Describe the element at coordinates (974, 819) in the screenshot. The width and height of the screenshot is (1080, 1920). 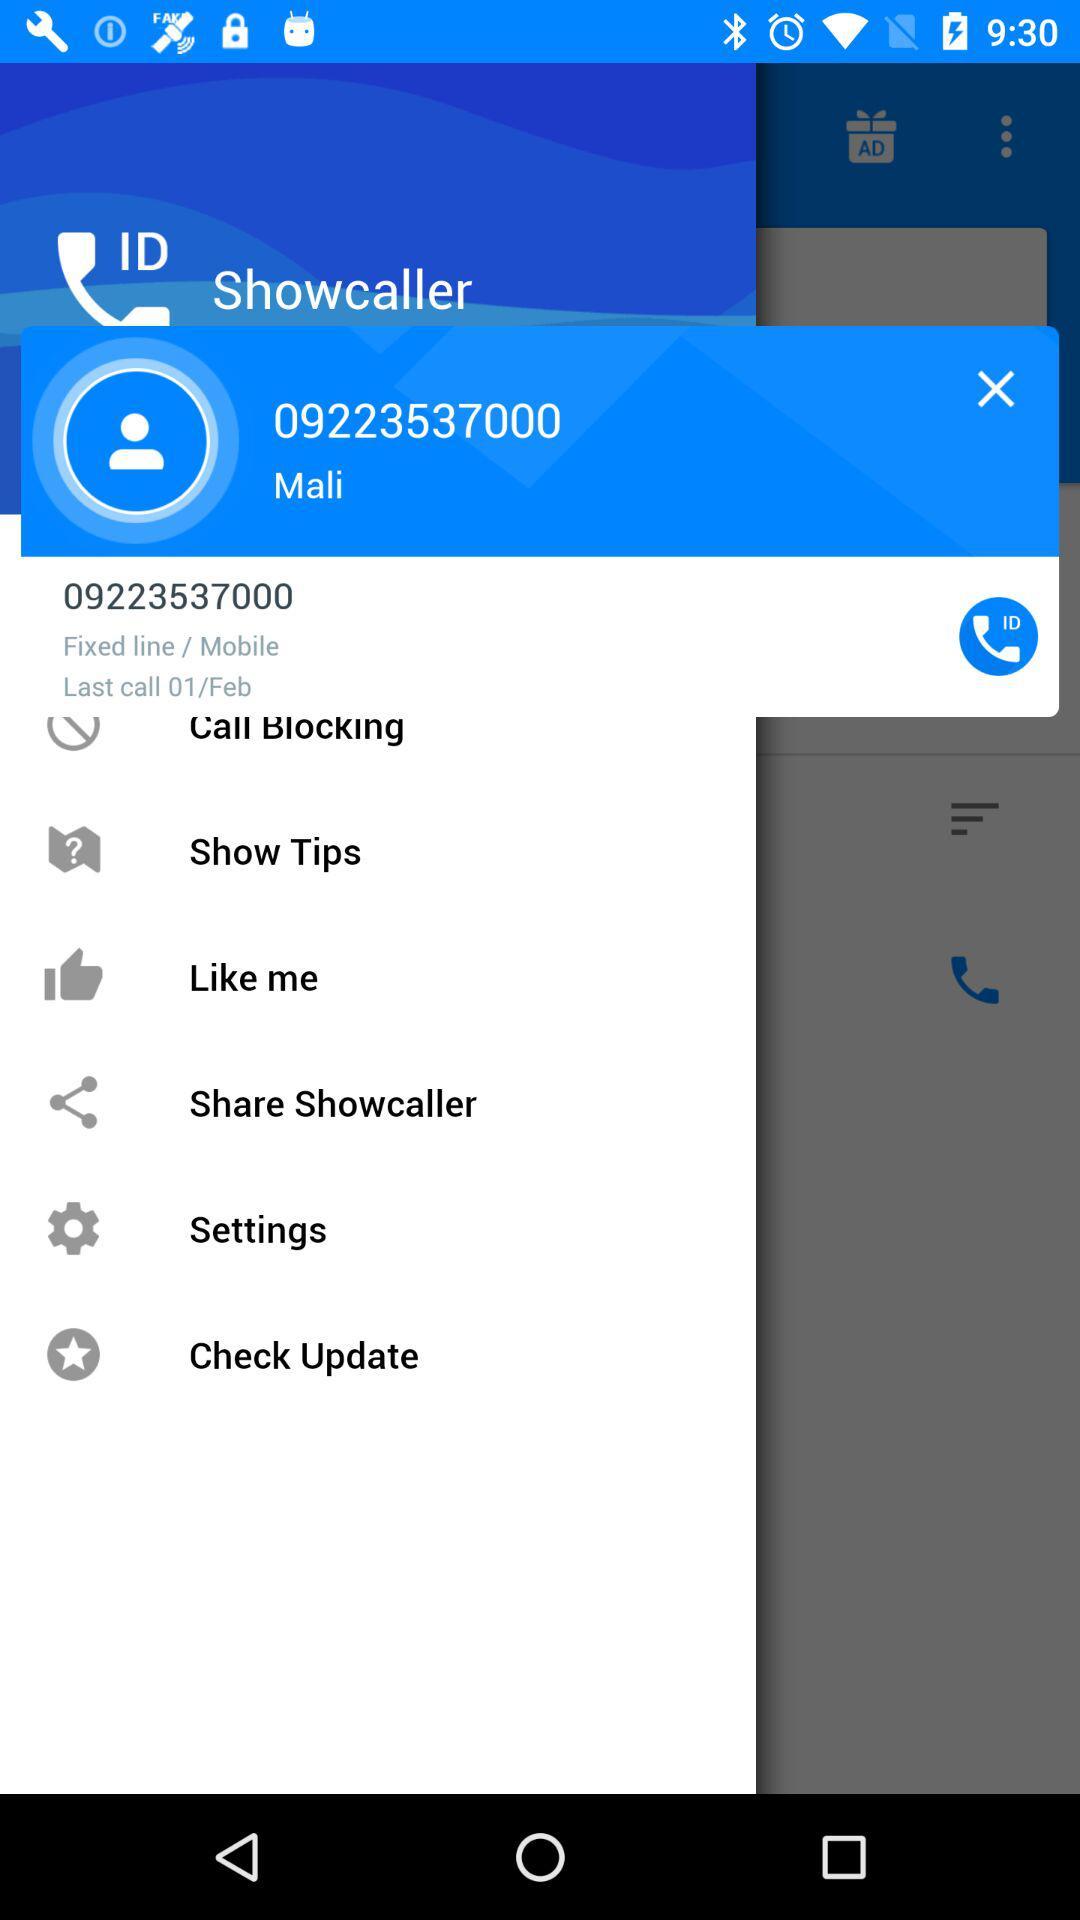
I see `the button below the caller id button on the web page` at that location.